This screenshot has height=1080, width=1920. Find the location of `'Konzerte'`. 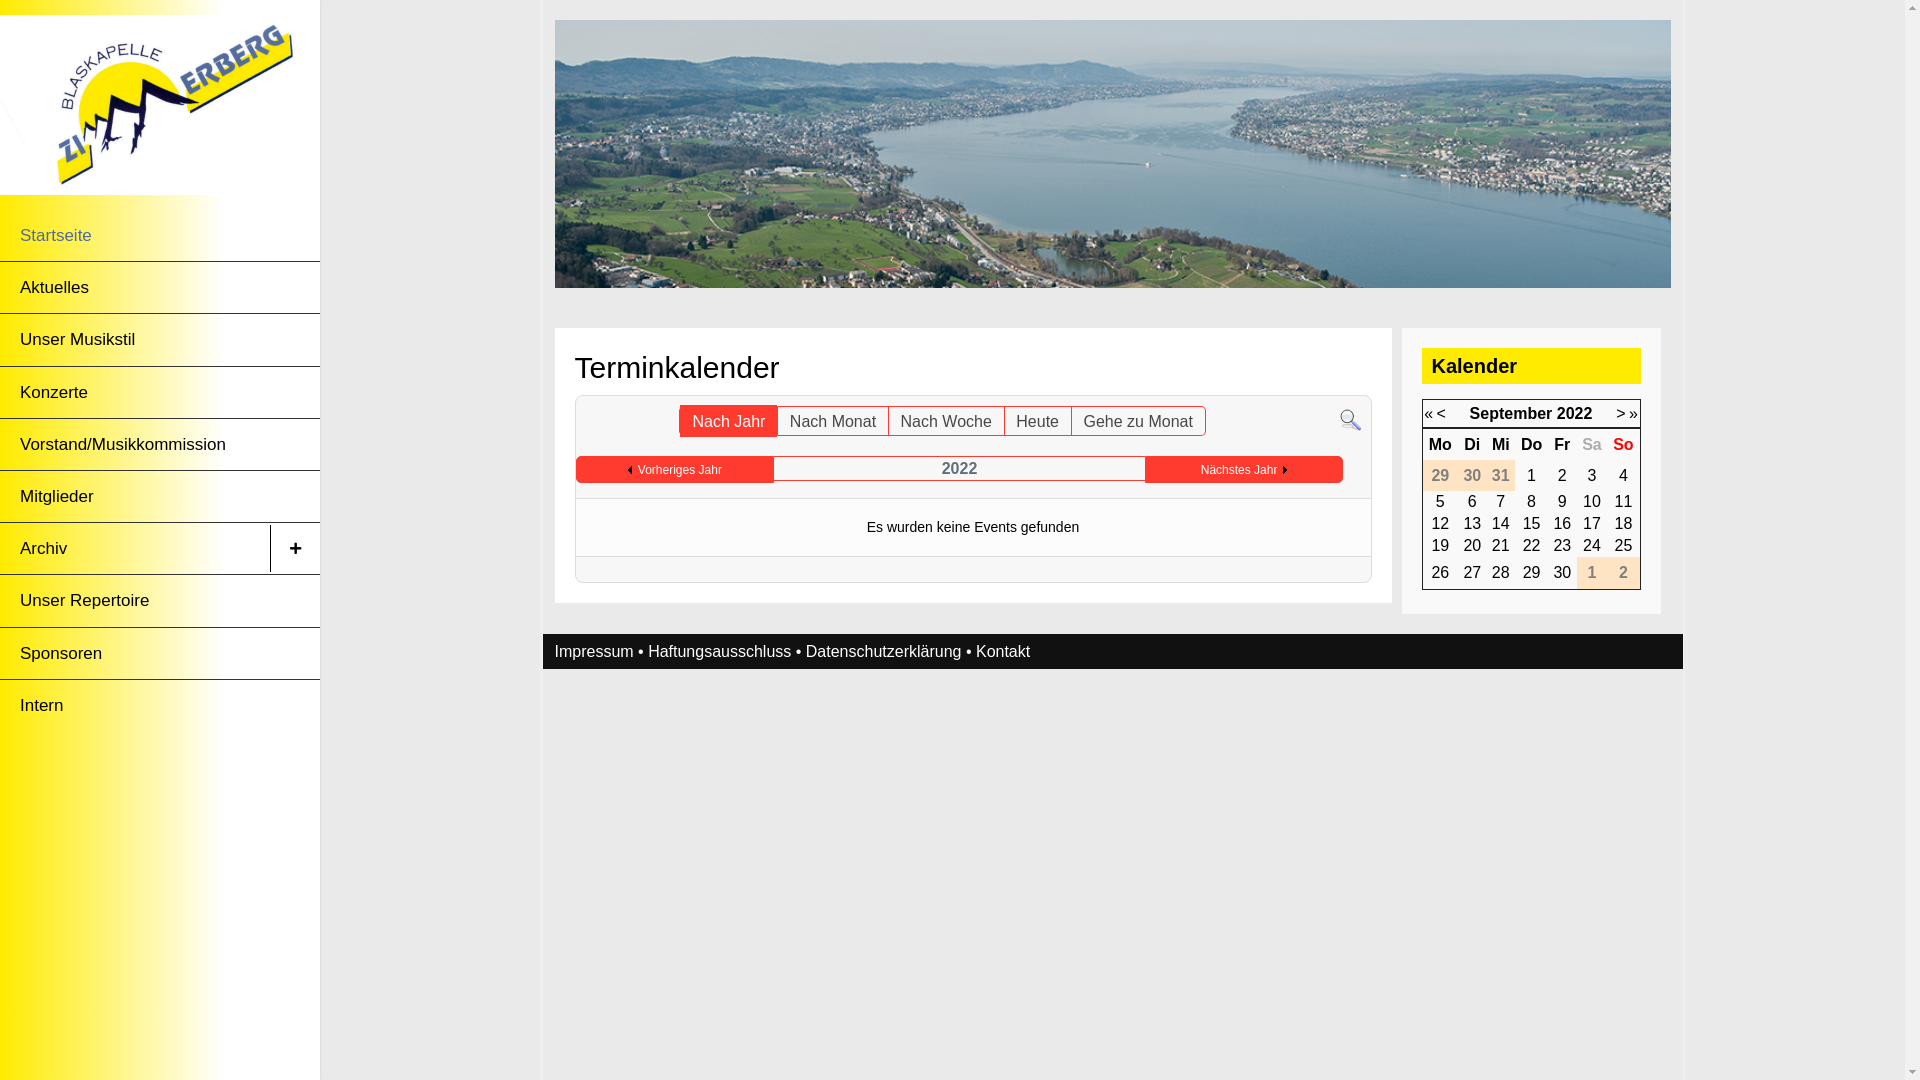

'Konzerte' is located at coordinates (133, 392).